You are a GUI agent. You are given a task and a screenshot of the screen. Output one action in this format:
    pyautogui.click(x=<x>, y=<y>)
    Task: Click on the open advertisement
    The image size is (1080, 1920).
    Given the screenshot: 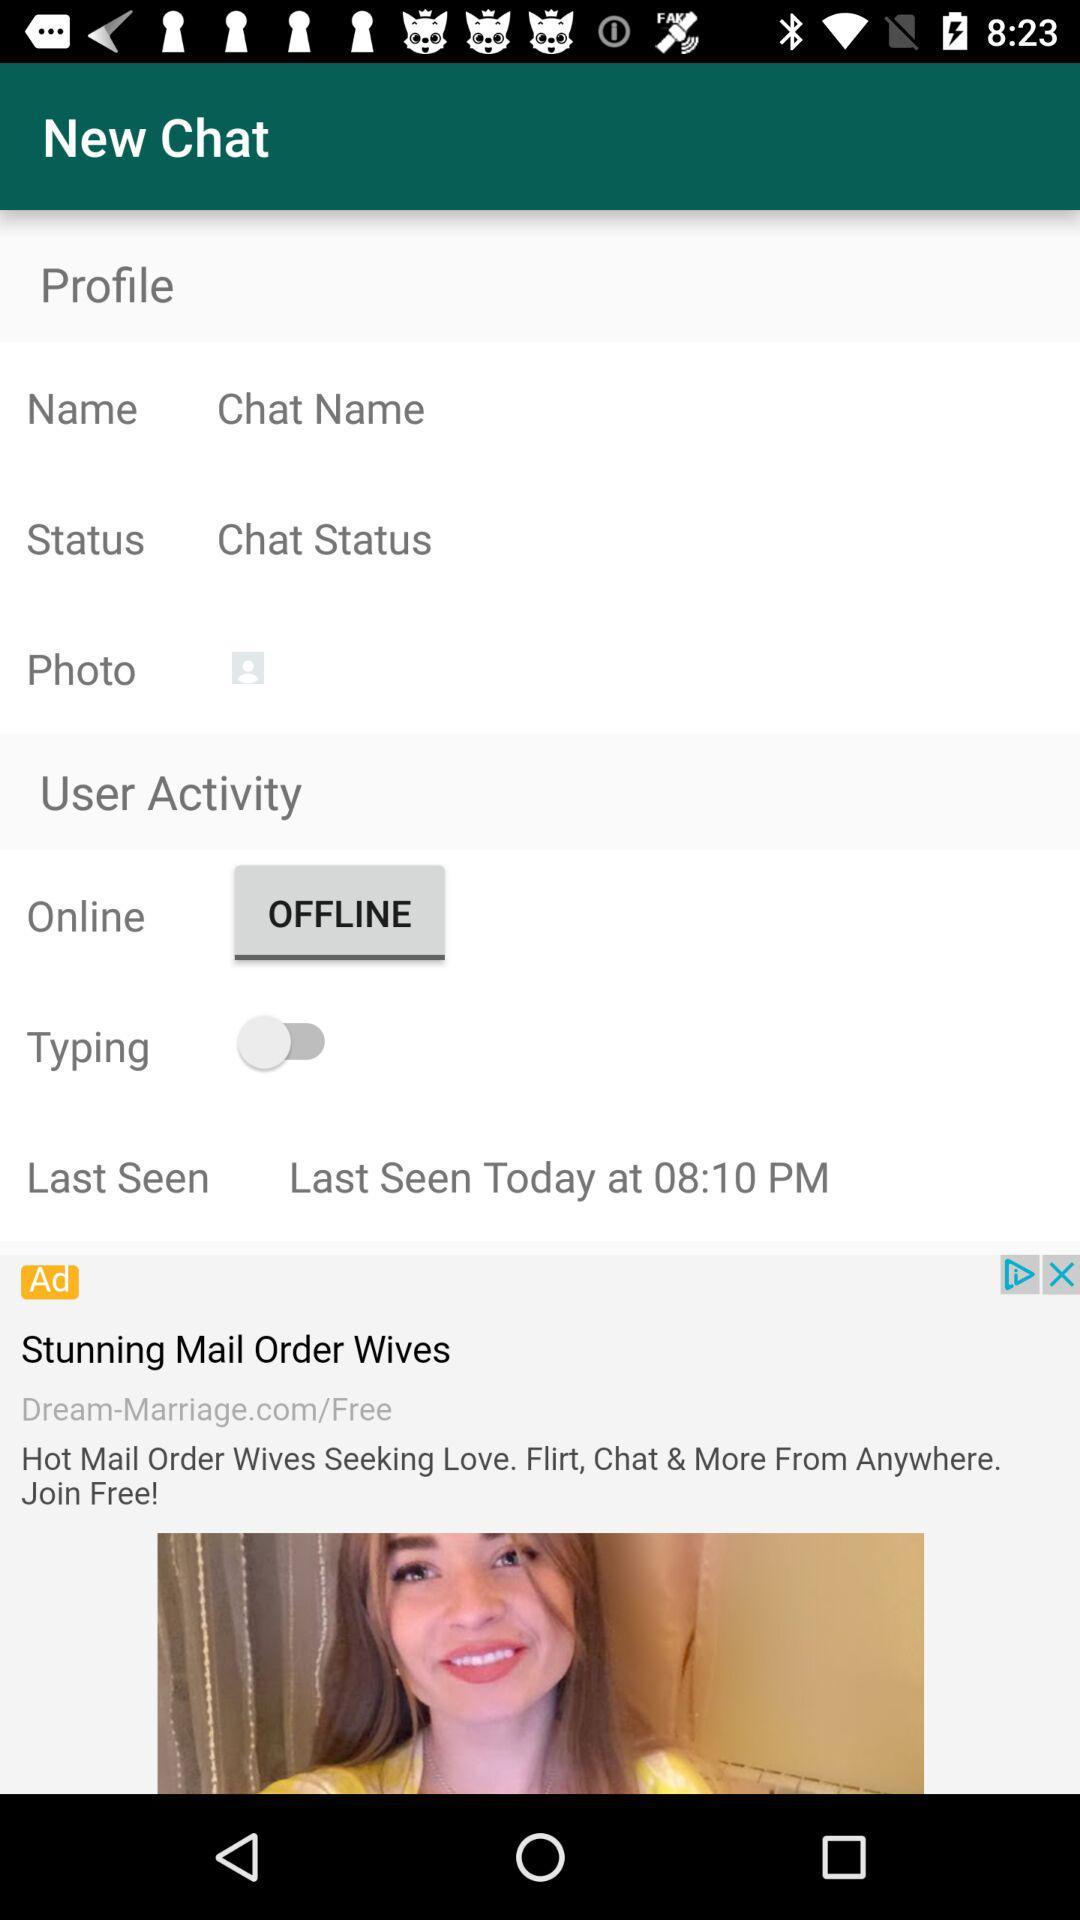 What is the action you would take?
    pyautogui.click(x=540, y=1523)
    